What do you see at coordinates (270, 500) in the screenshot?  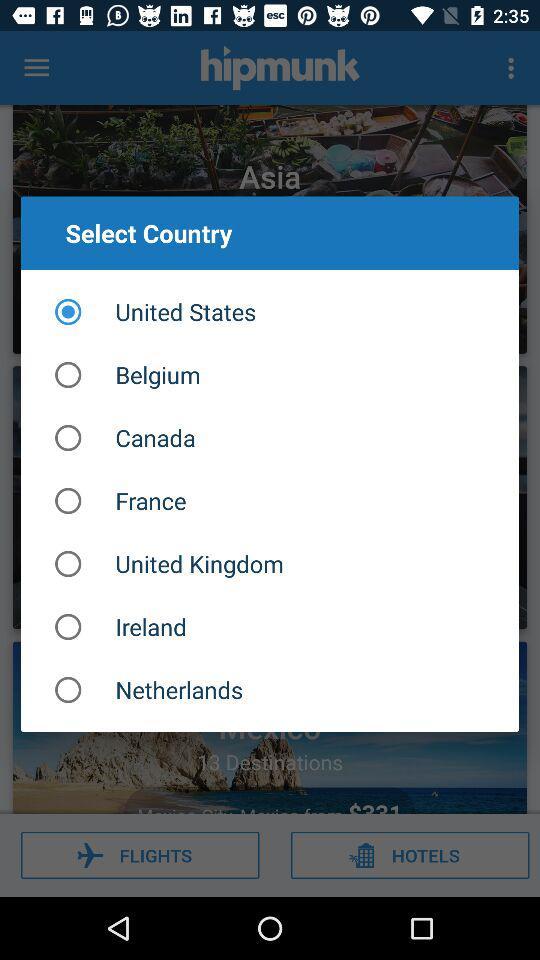 I see `france item` at bounding box center [270, 500].